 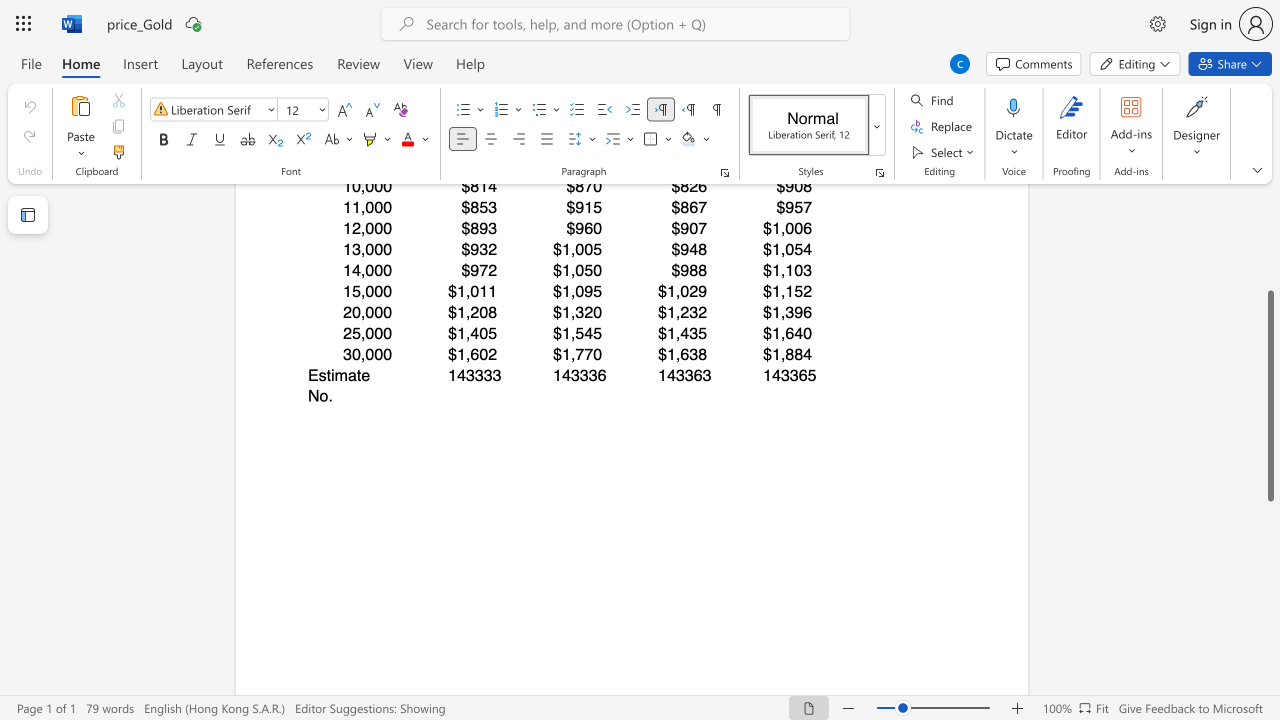 What do you see at coordinates (1269, 270) in the screenshot?
I see `the right-hand scrollbar to ascend the page` at bounding box center [1269, 270].